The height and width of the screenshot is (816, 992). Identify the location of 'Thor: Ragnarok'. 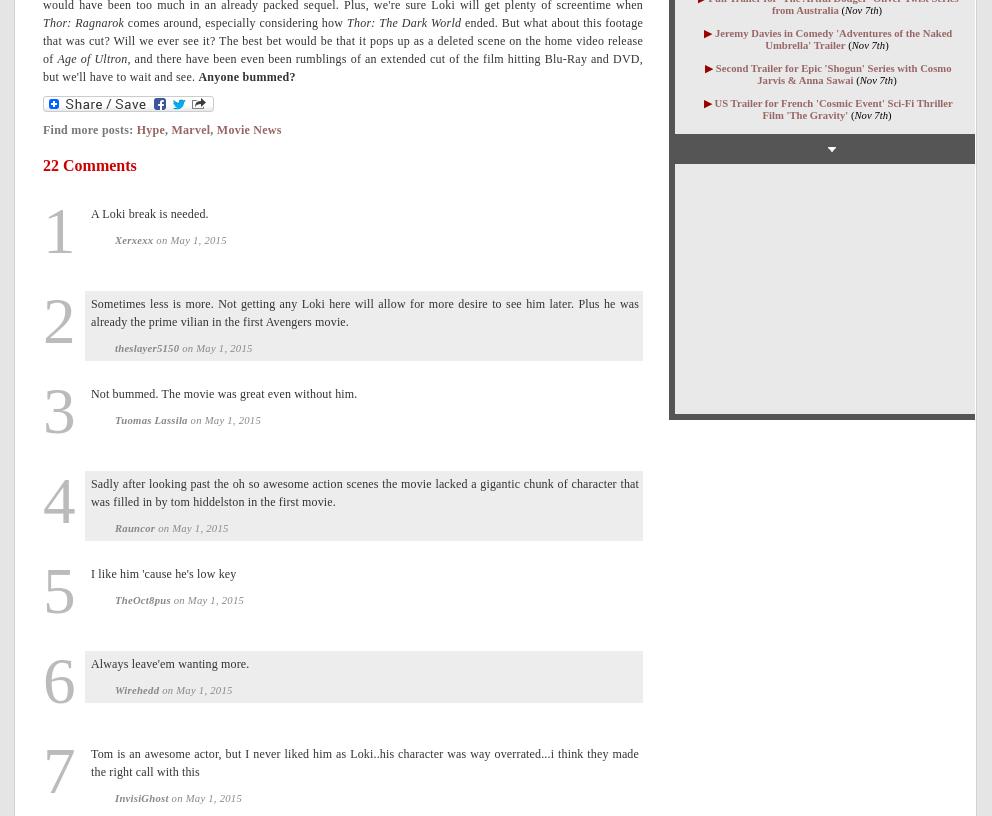
(82, 21).